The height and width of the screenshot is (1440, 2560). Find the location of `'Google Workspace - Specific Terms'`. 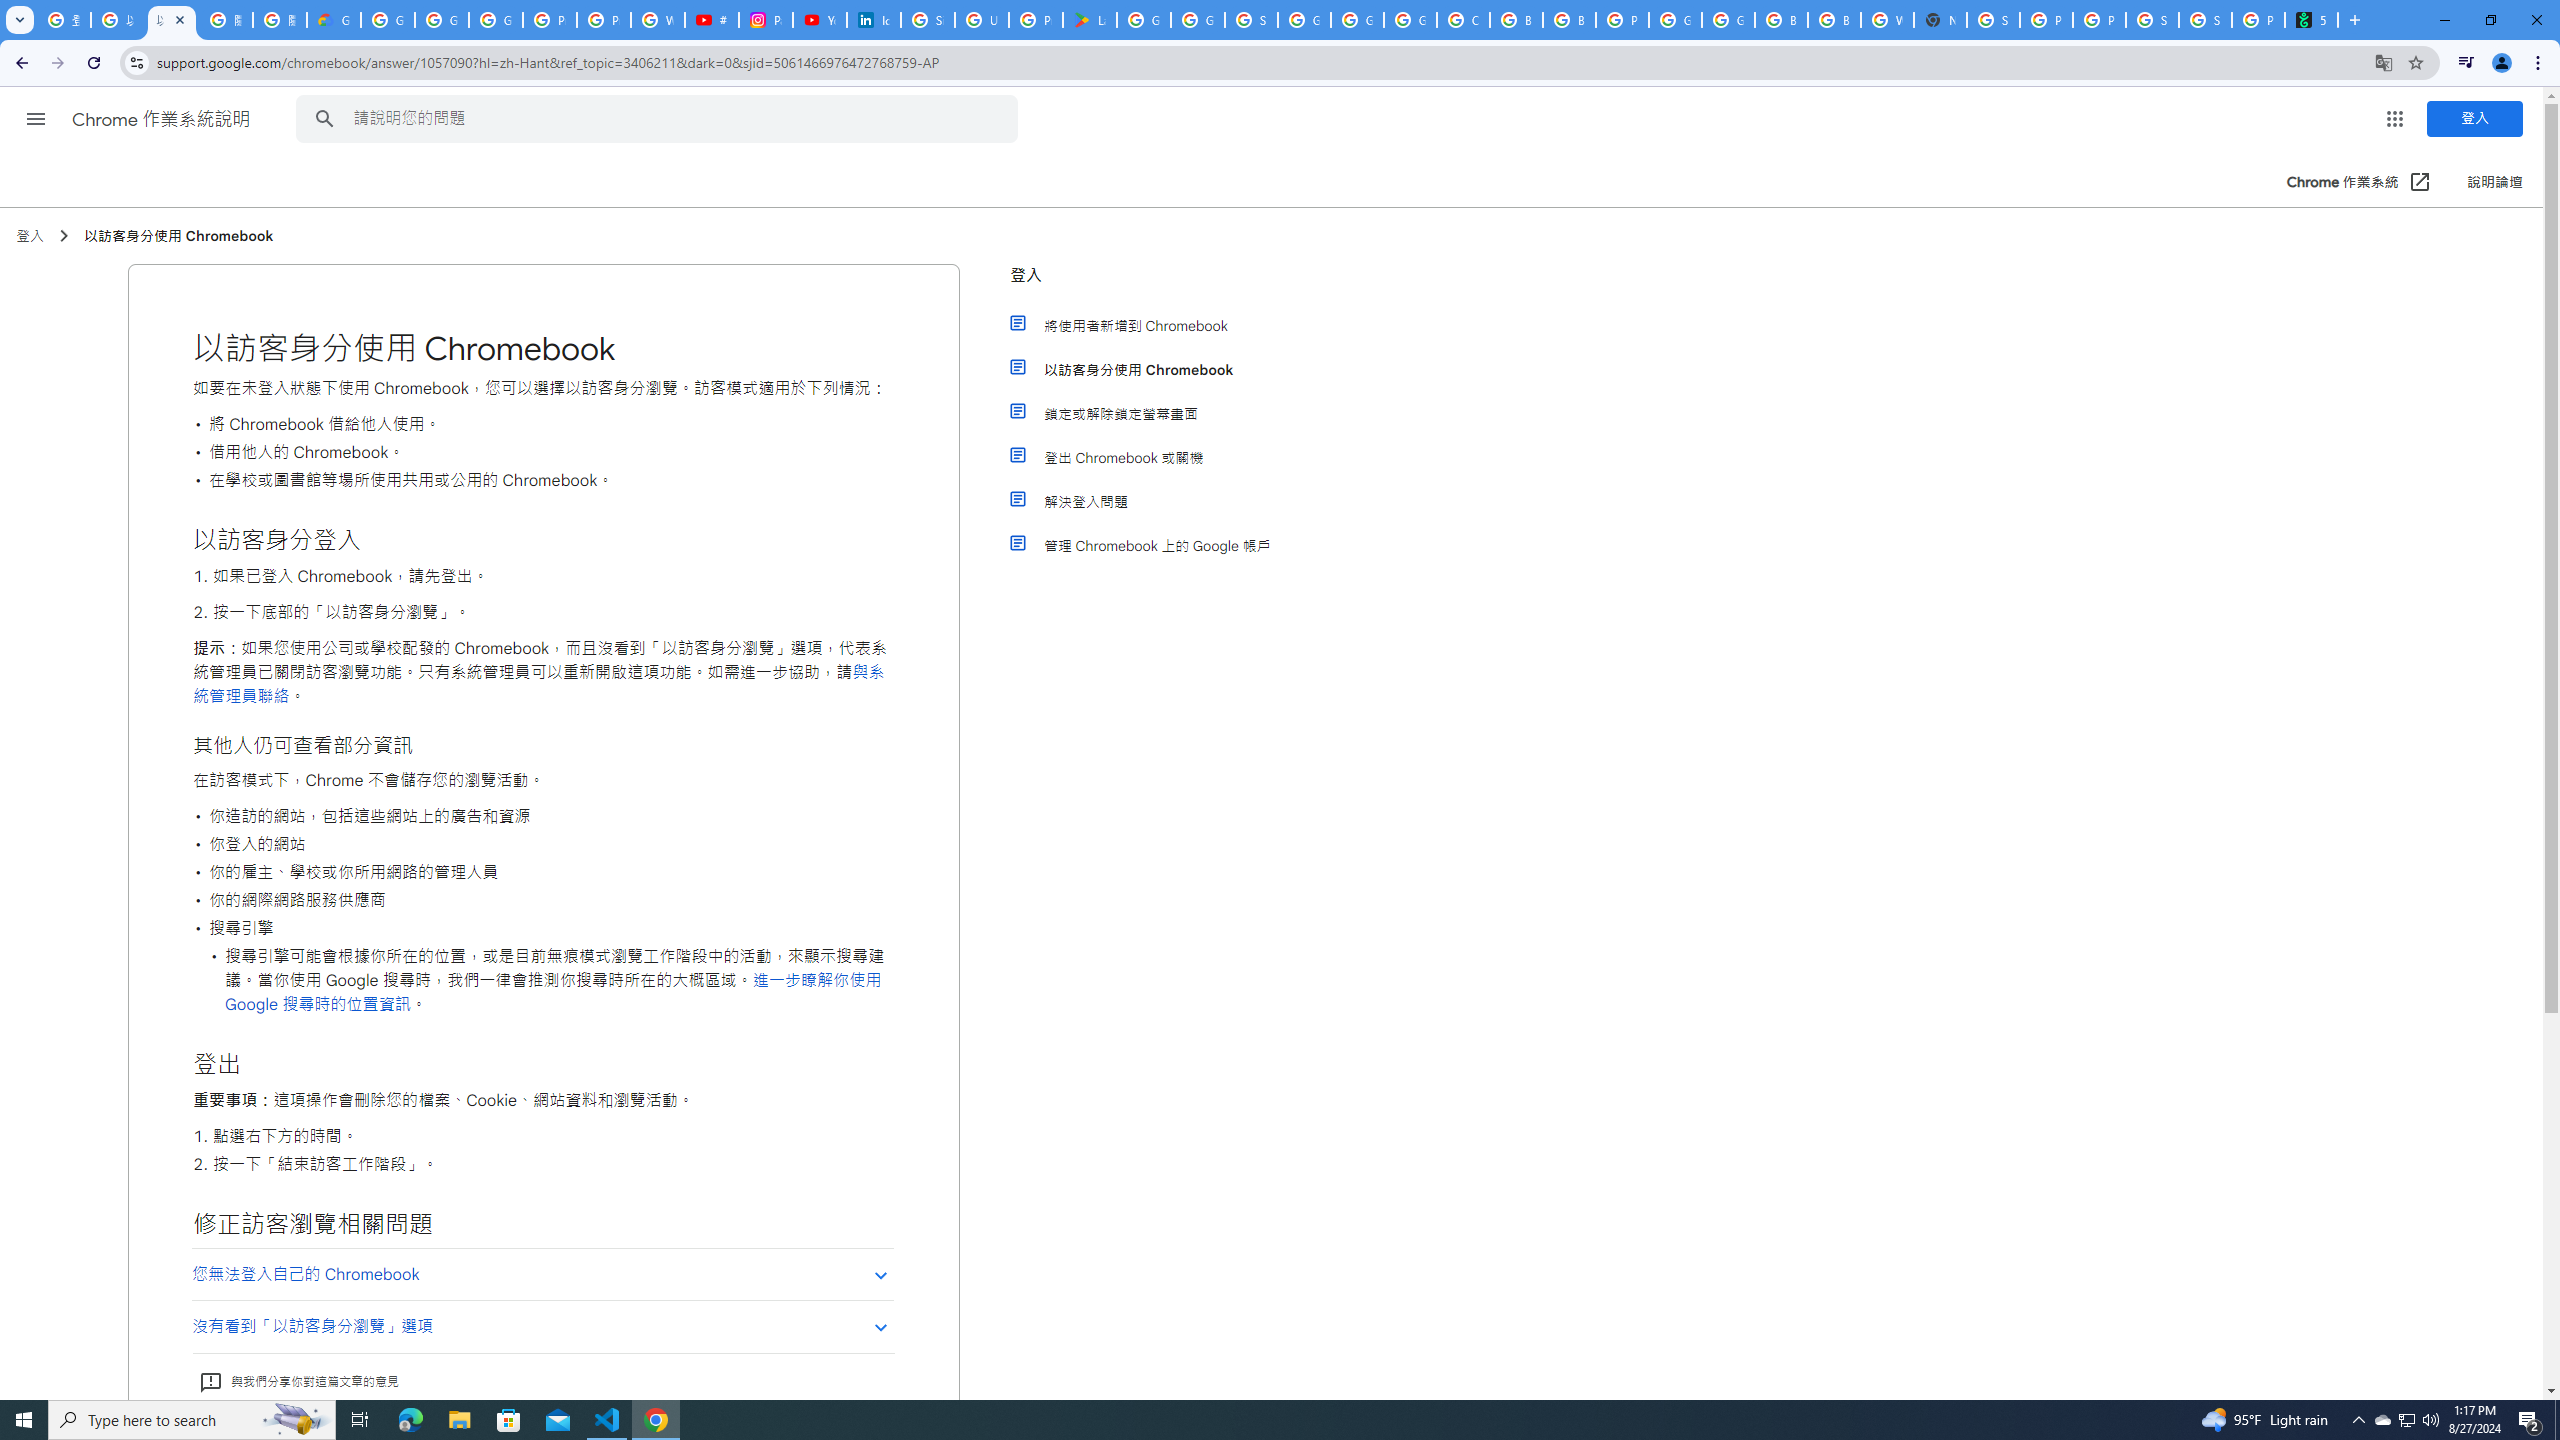

'Google Workspace - Specific Terms' is located at coordinates (1198, 19).